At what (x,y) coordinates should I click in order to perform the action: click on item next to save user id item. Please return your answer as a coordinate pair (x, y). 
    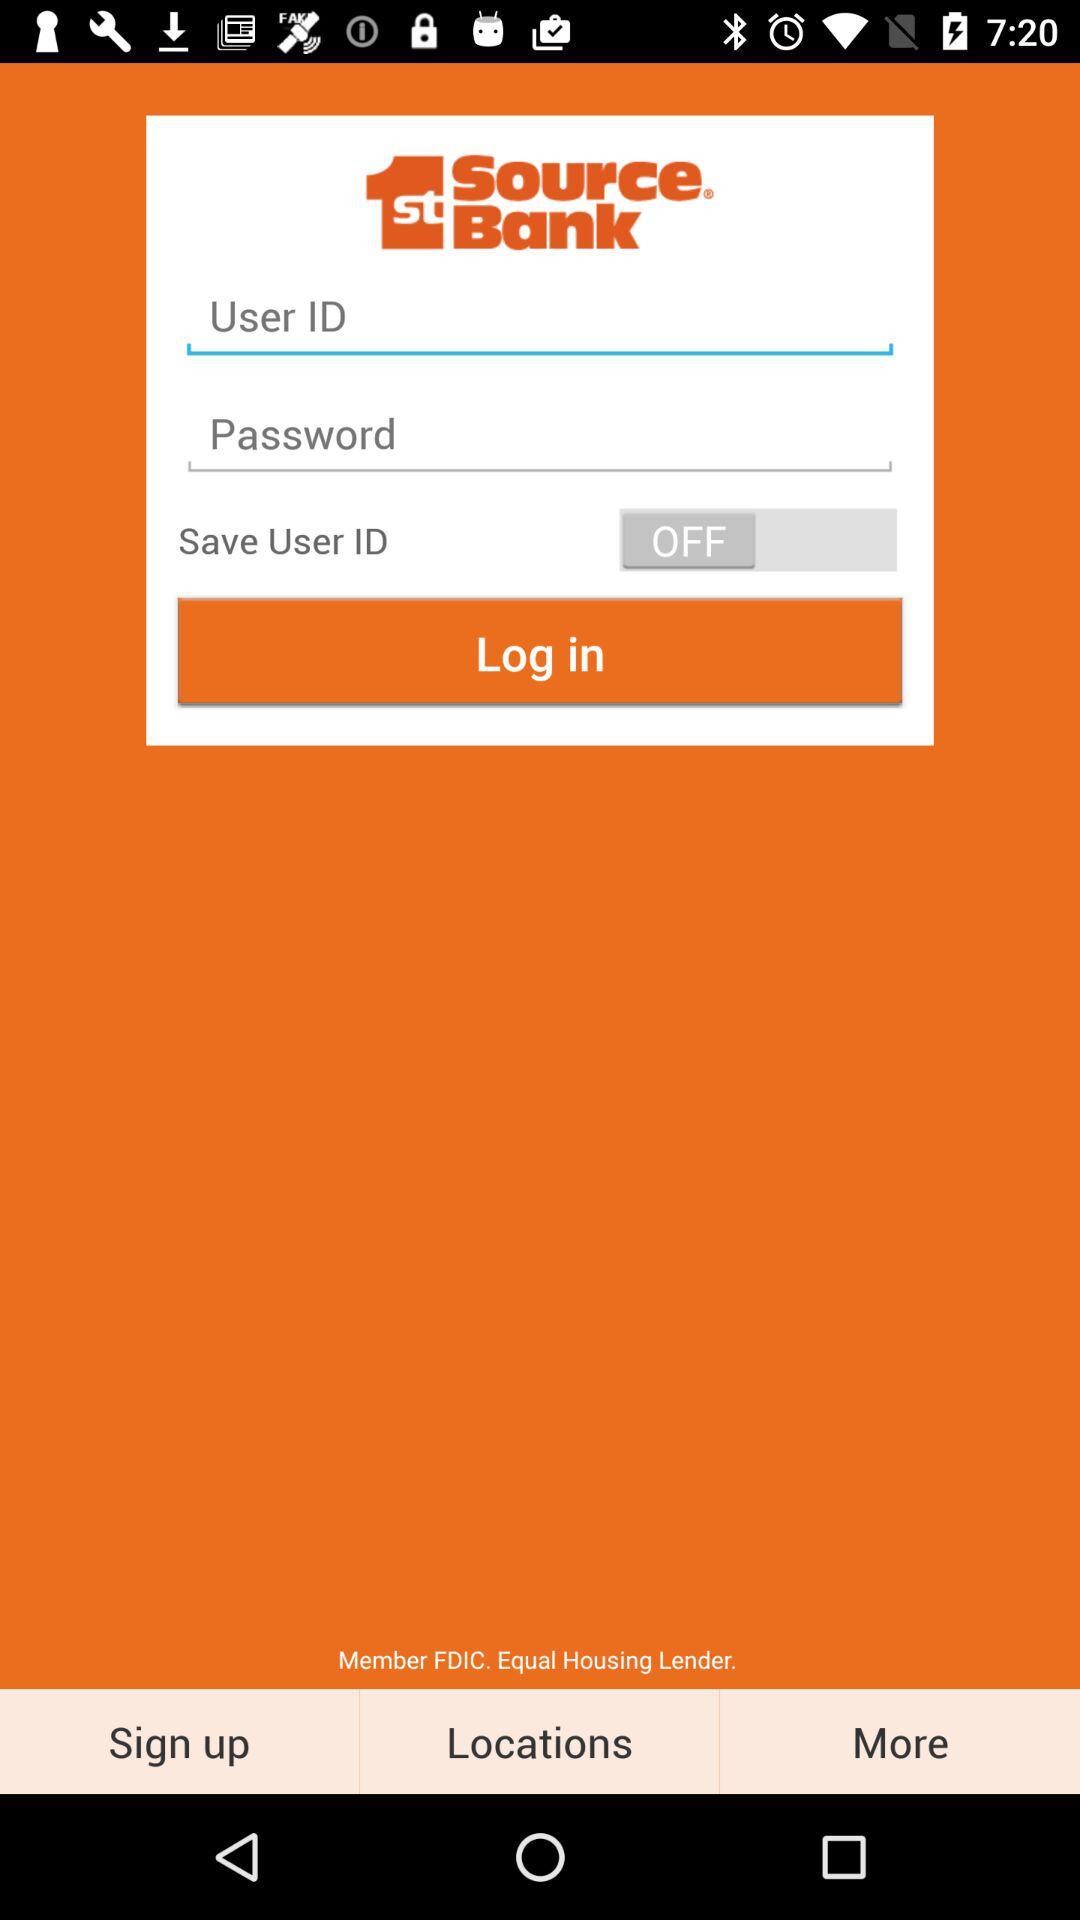
    Looking at the image, I should click on (758, 539).